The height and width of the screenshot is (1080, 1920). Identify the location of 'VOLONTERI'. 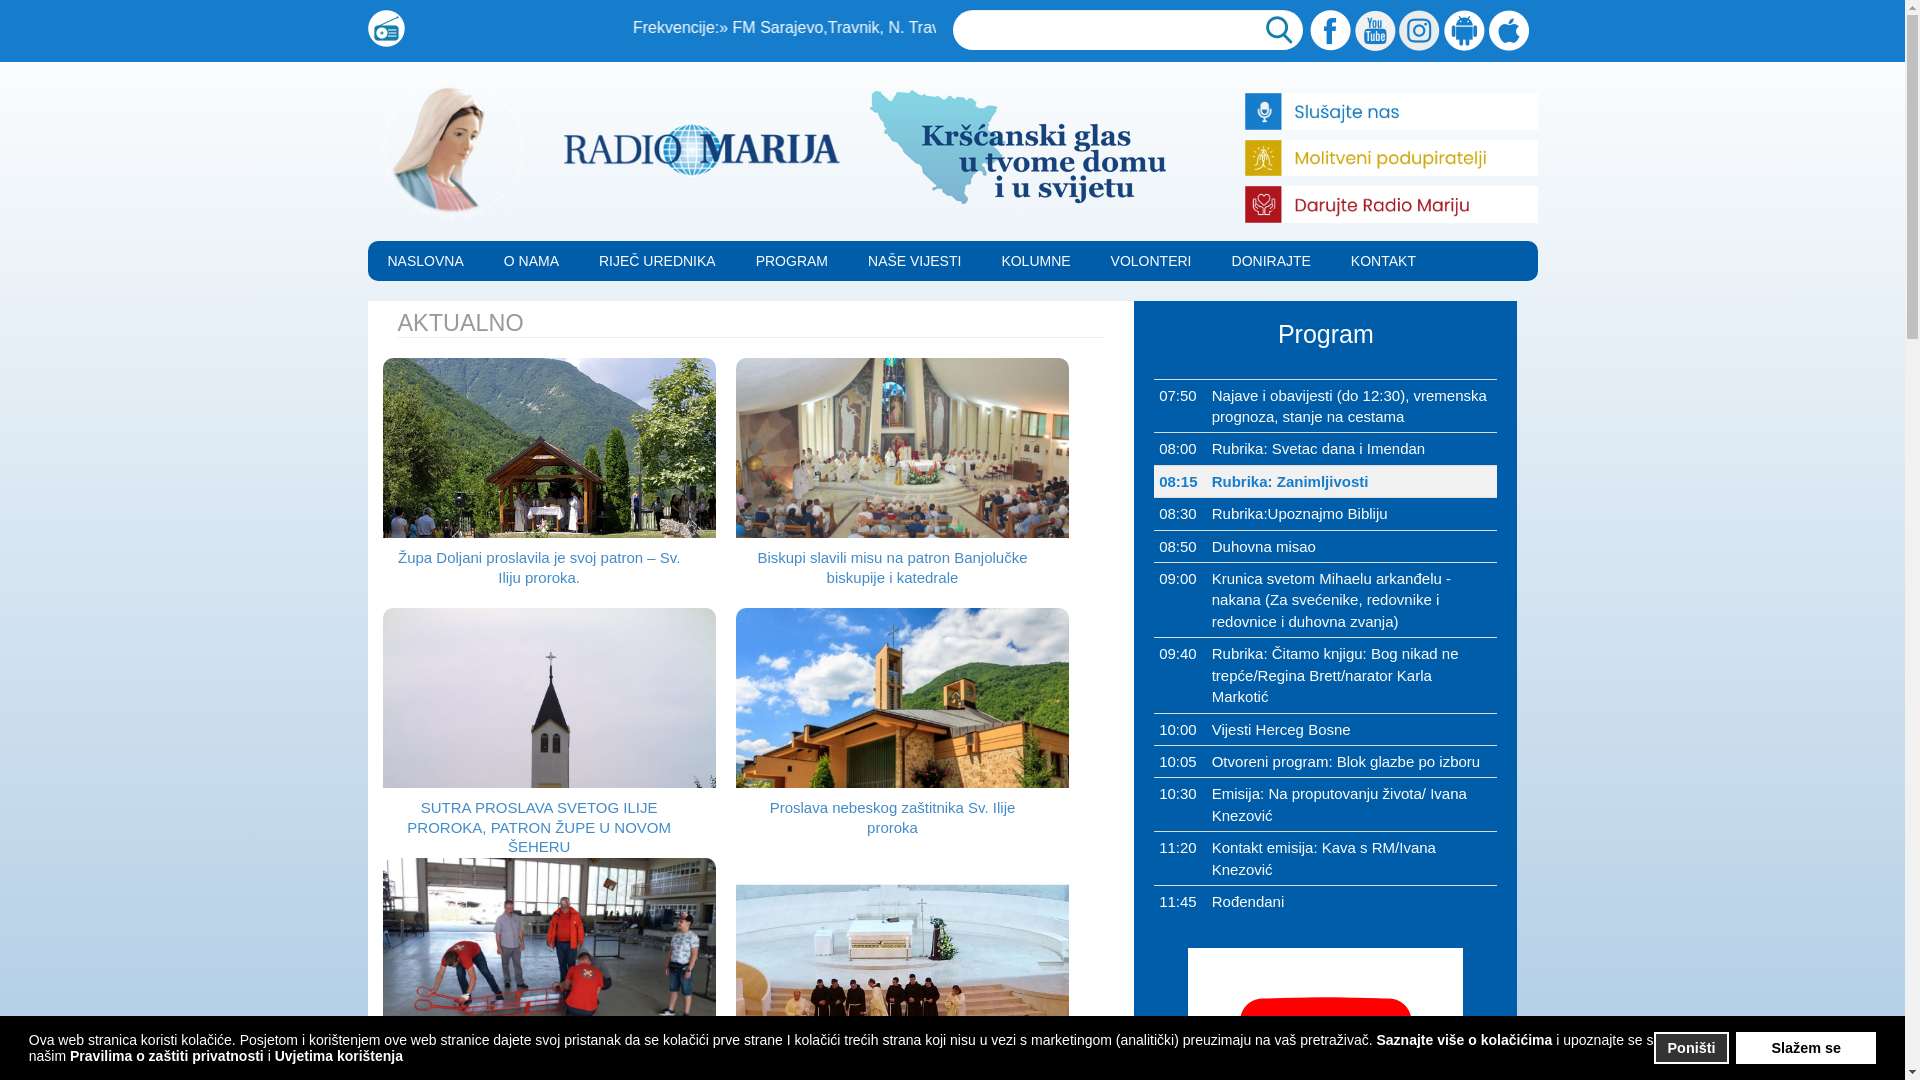
(1151, 260).